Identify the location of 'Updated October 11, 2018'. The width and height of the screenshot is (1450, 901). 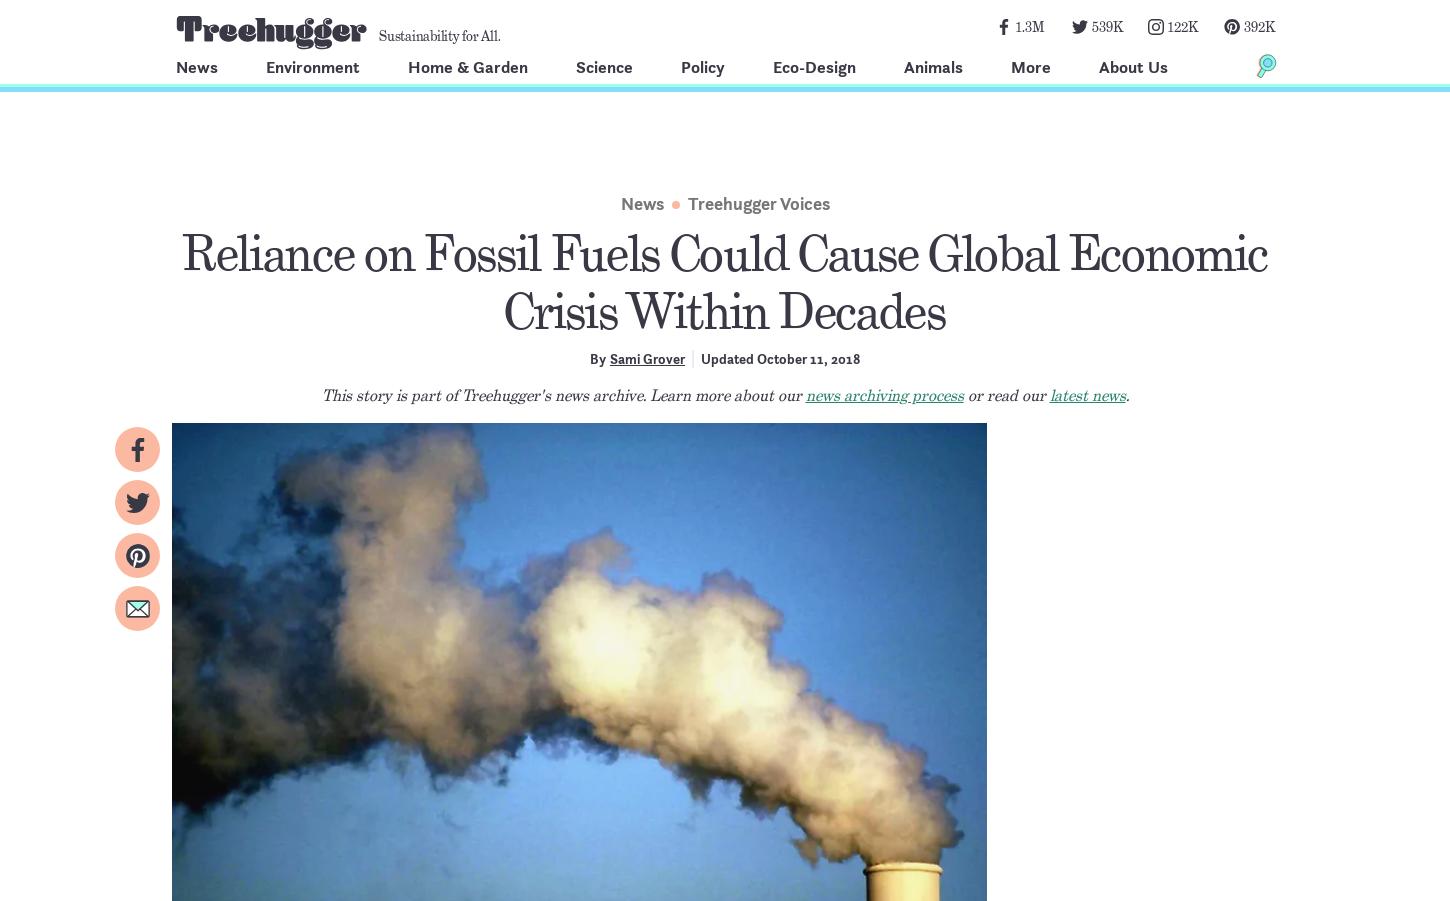
(780, 358).